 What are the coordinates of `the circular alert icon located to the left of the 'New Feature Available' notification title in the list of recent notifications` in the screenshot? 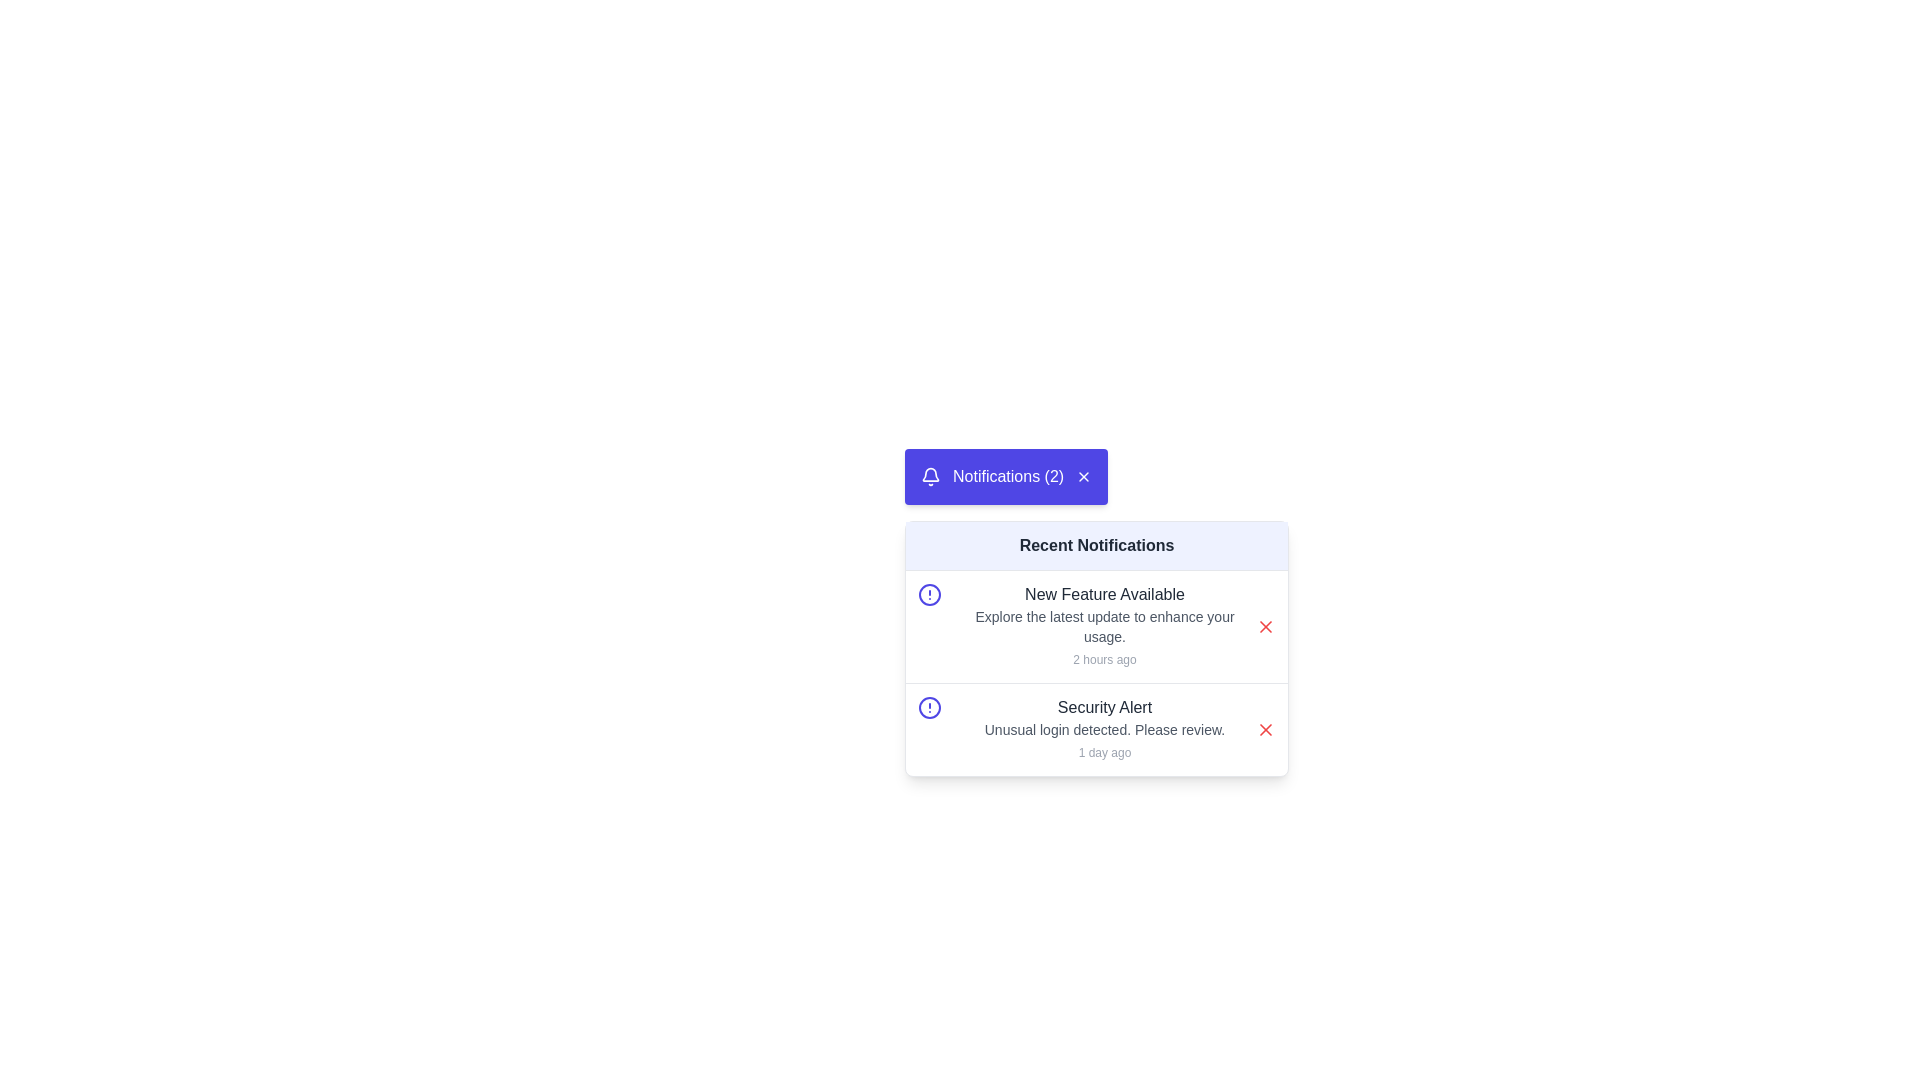 It's located at (929, 593).